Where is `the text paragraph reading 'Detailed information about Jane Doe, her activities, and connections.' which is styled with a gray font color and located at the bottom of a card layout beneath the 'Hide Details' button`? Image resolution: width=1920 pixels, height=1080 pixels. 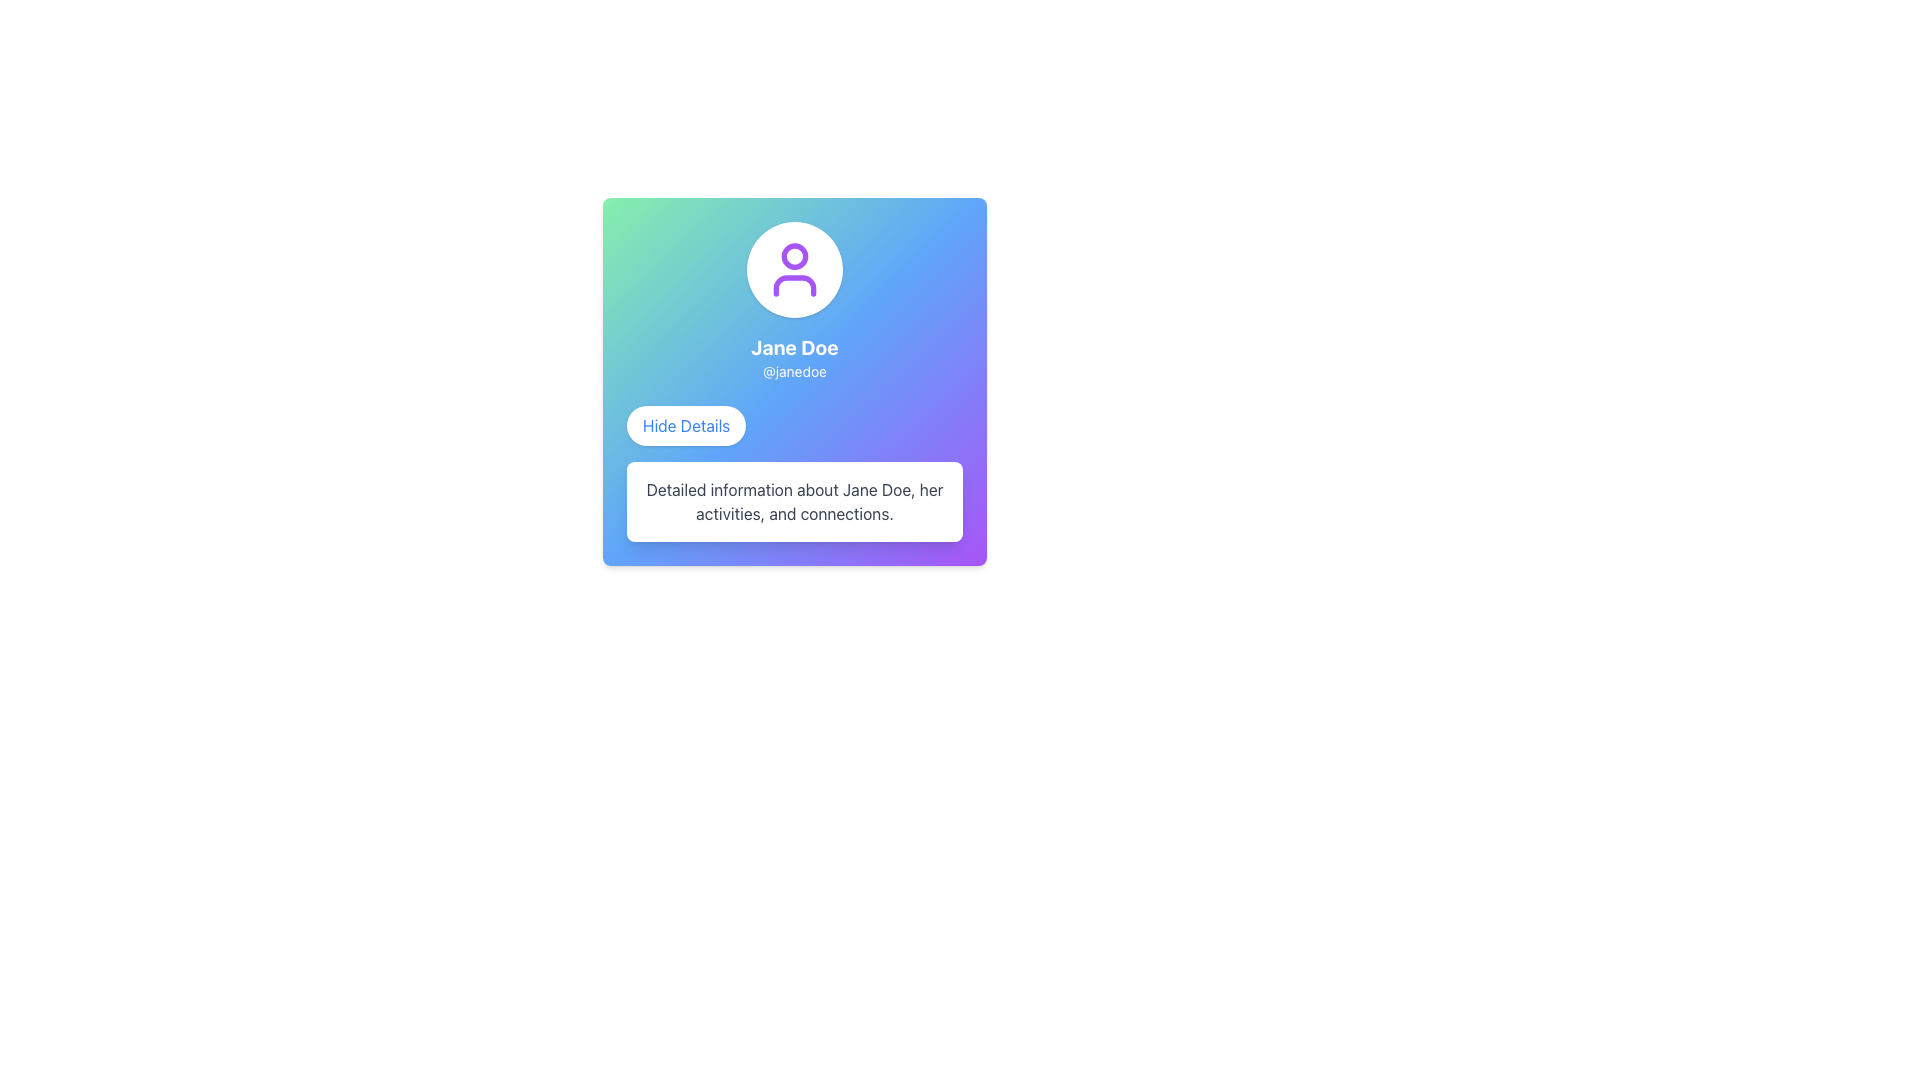
the text paragraph reading 'Detailed information about Jane Doe, her activities, and connections.' which is styled with a gray font color and located at the bottom of a card layout beneath the 'Hide Details' button is located at coordinates (794, 500).